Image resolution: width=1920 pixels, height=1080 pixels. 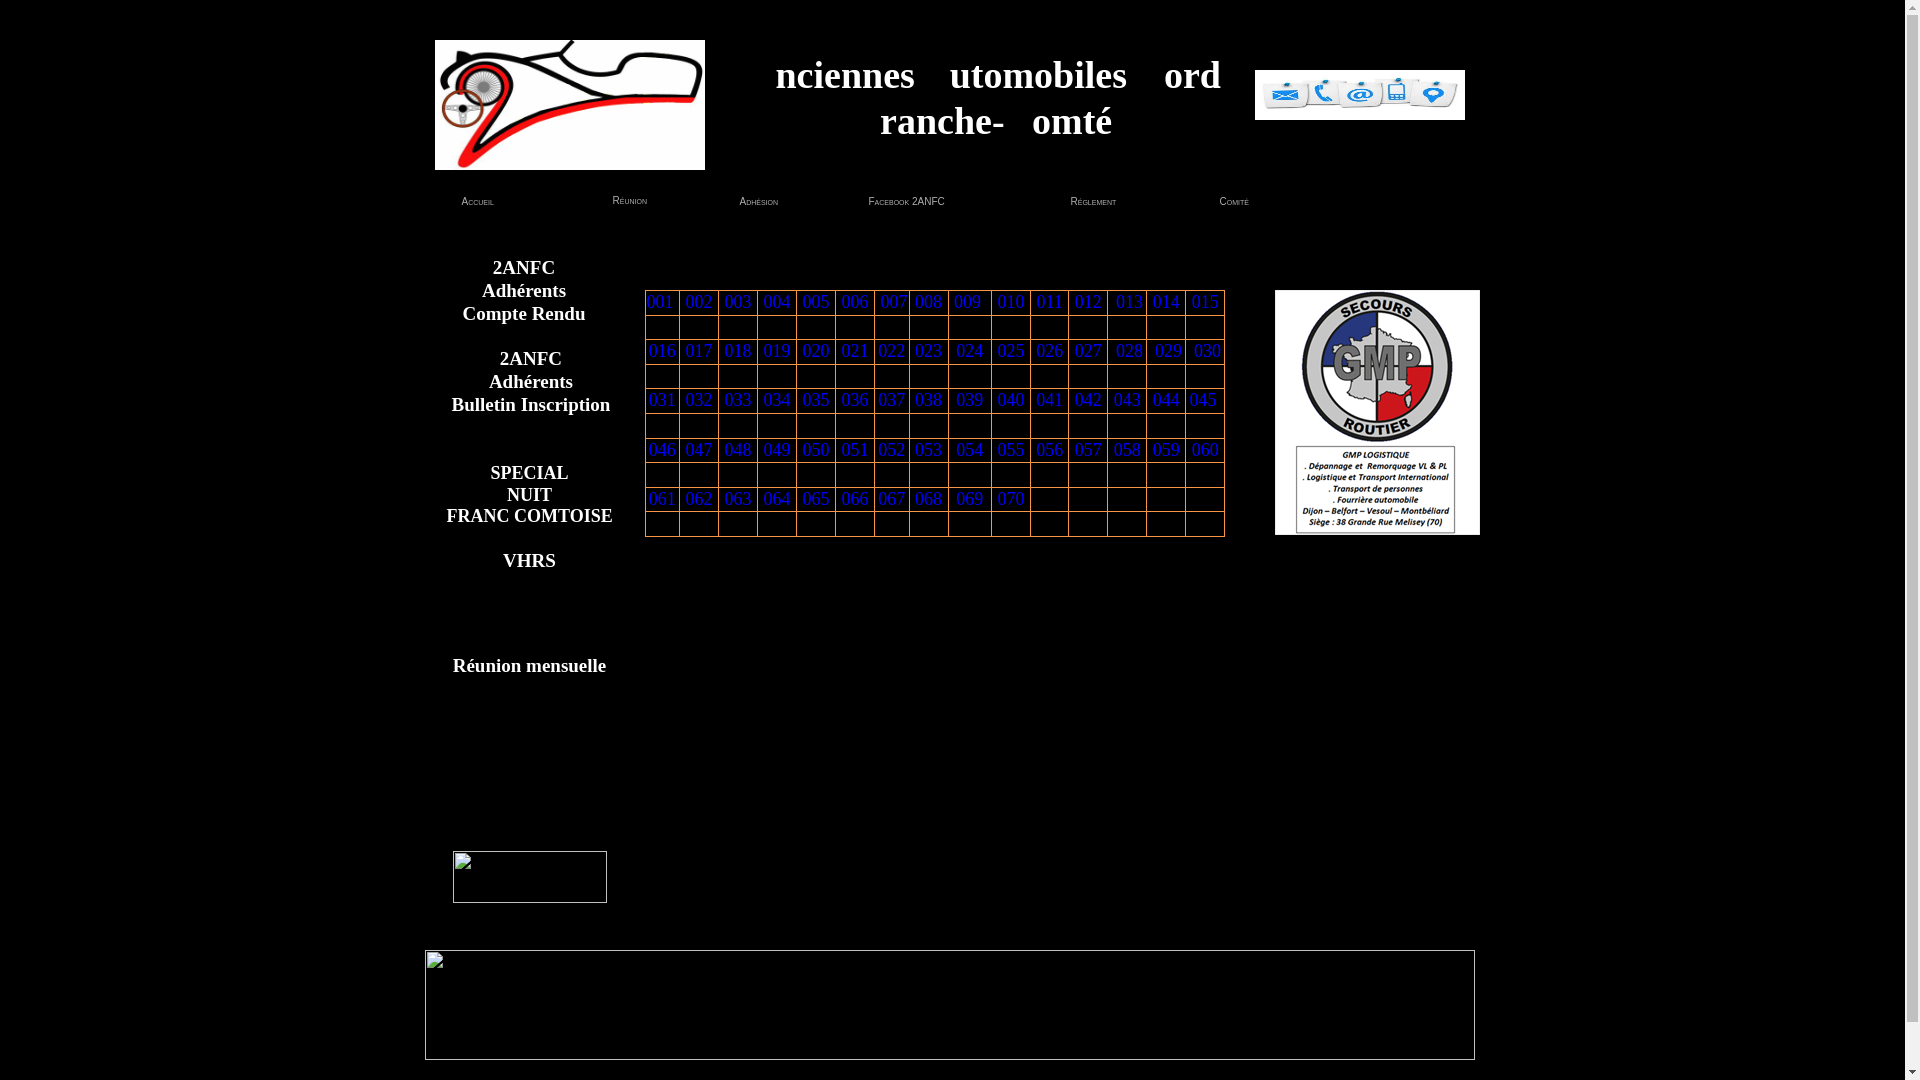 I want to click on ' 005 ', so click(x=816, y=301).